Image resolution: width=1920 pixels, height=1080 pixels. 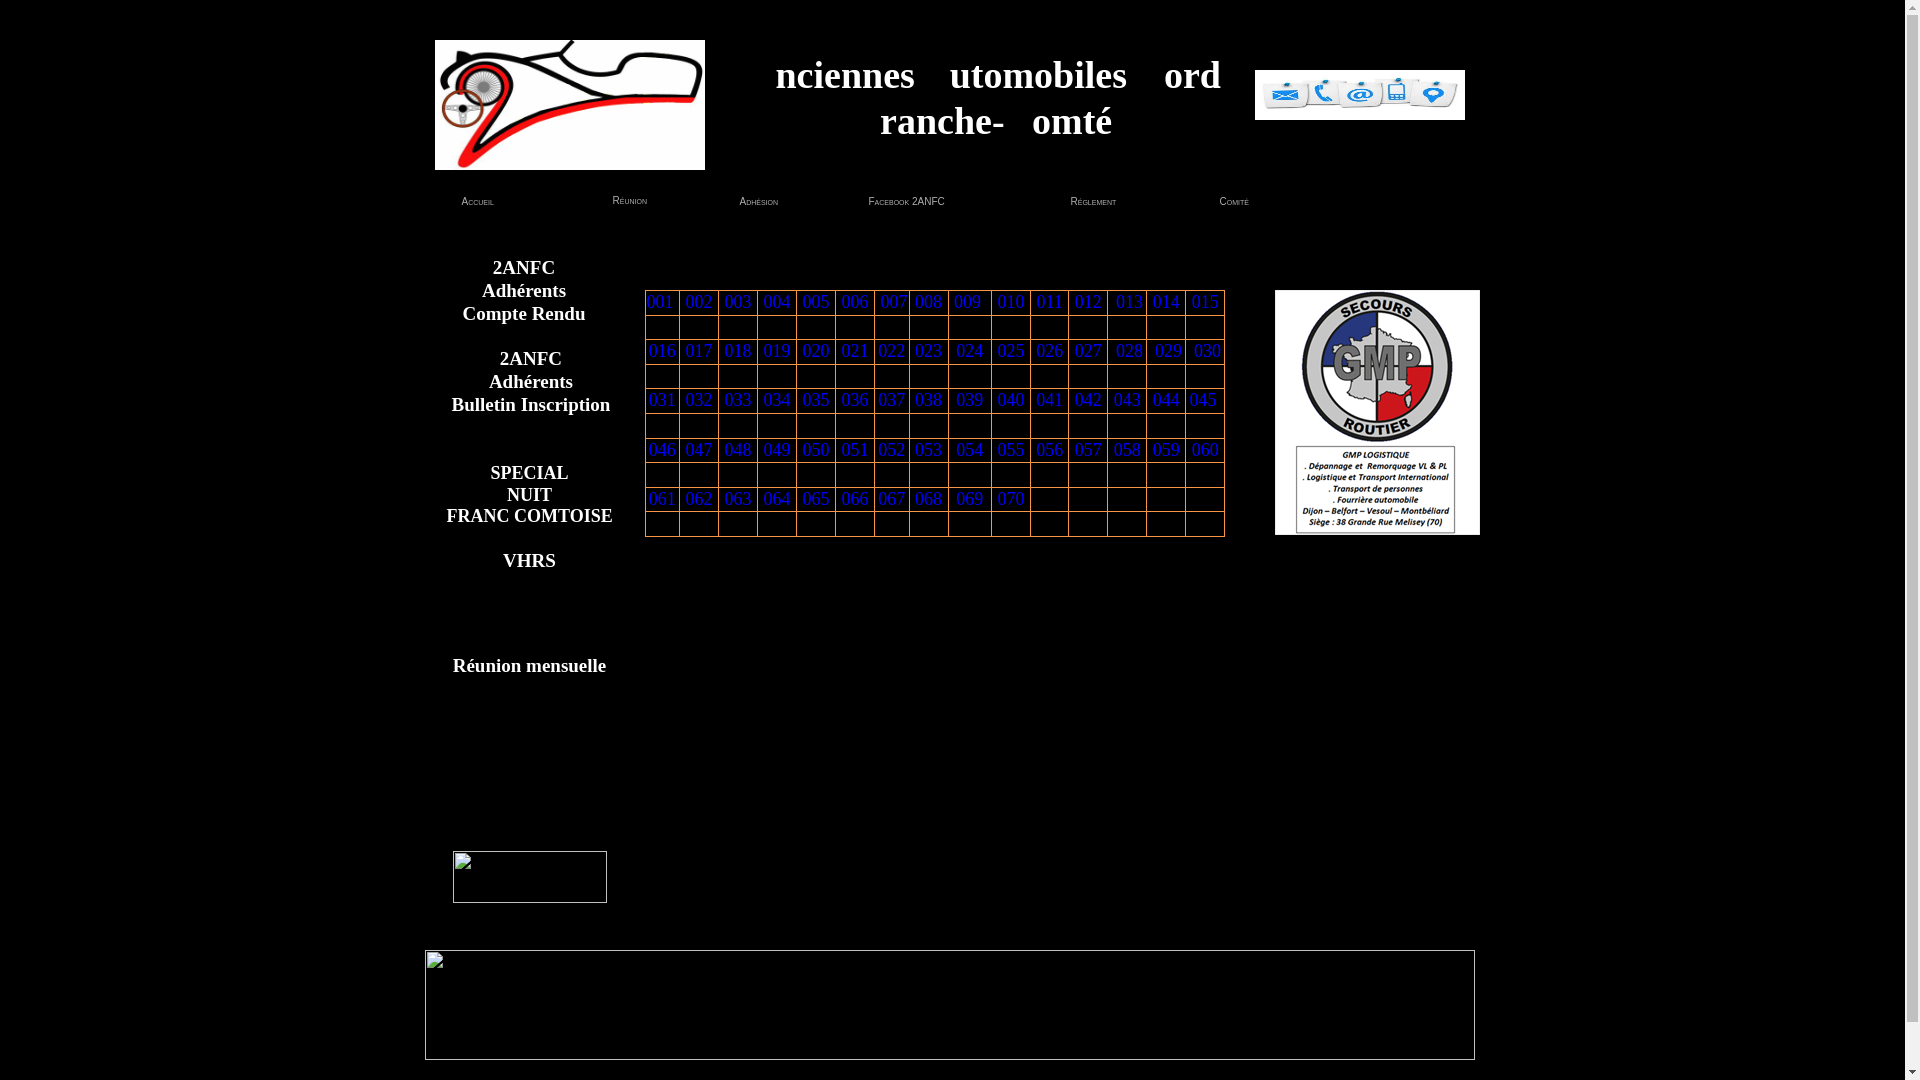 I want to click on ' 005 ', so click(x=816, y=301).